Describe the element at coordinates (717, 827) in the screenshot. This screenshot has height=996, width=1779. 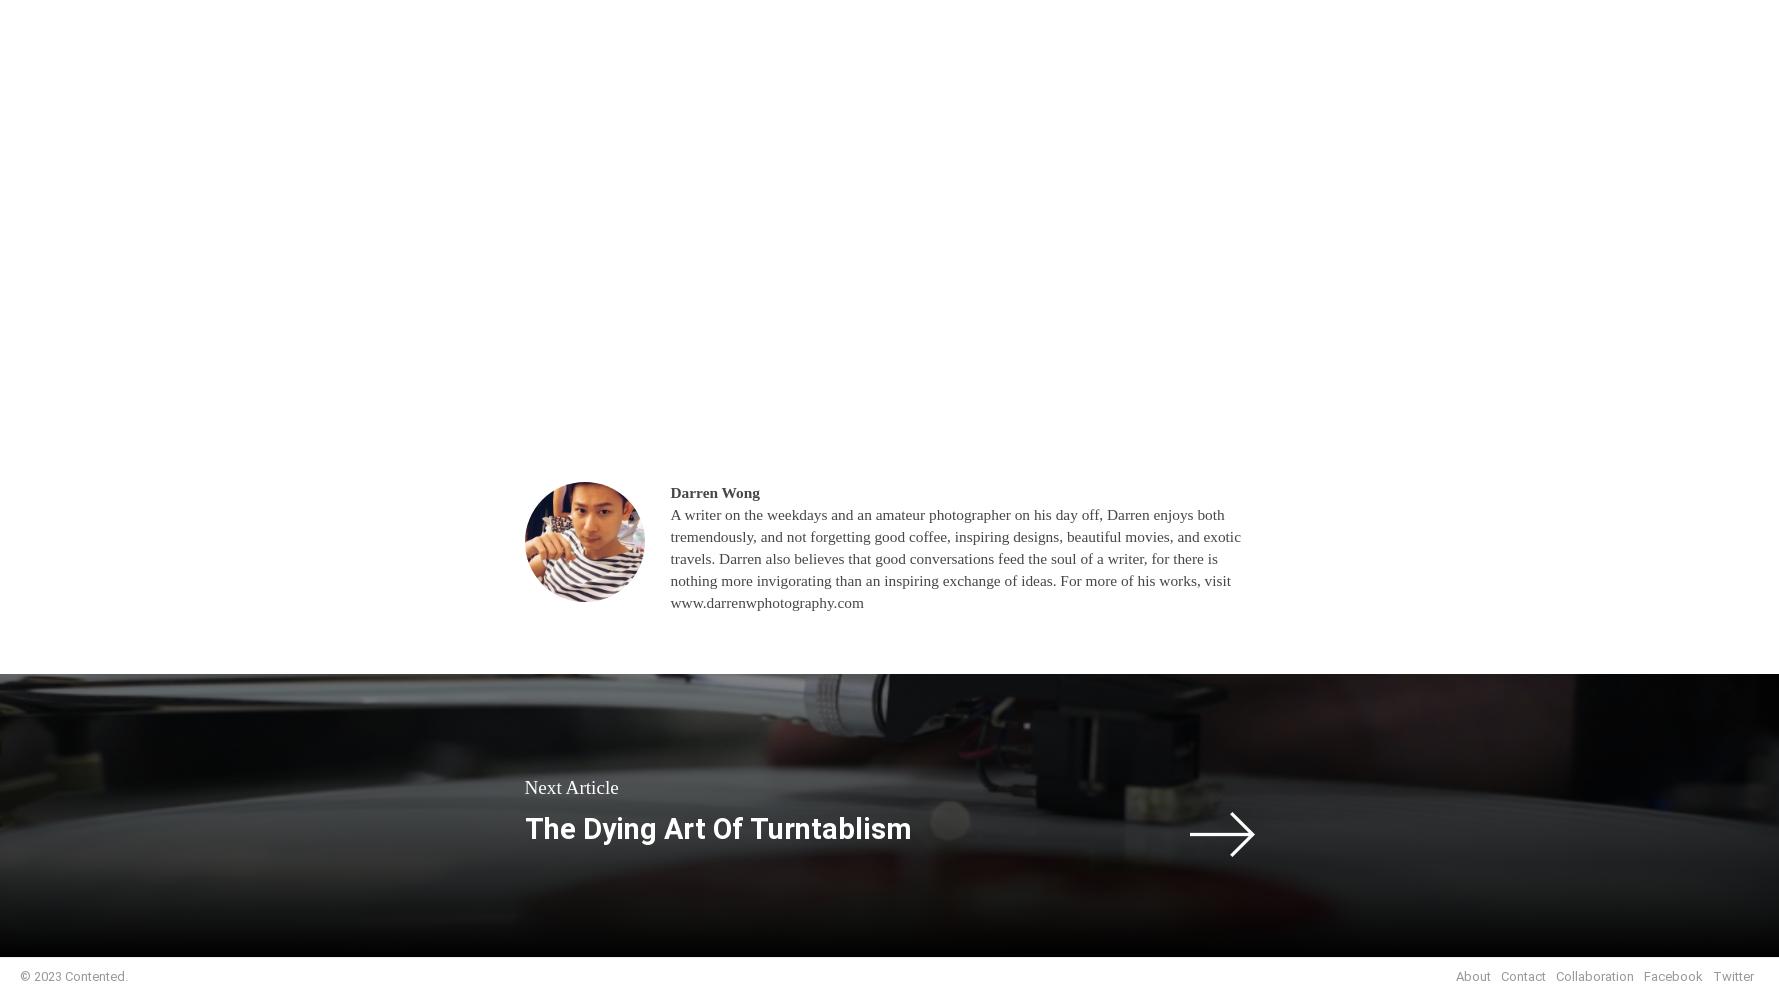
I see `'The Dying Art Of Turntablism'` at that location.